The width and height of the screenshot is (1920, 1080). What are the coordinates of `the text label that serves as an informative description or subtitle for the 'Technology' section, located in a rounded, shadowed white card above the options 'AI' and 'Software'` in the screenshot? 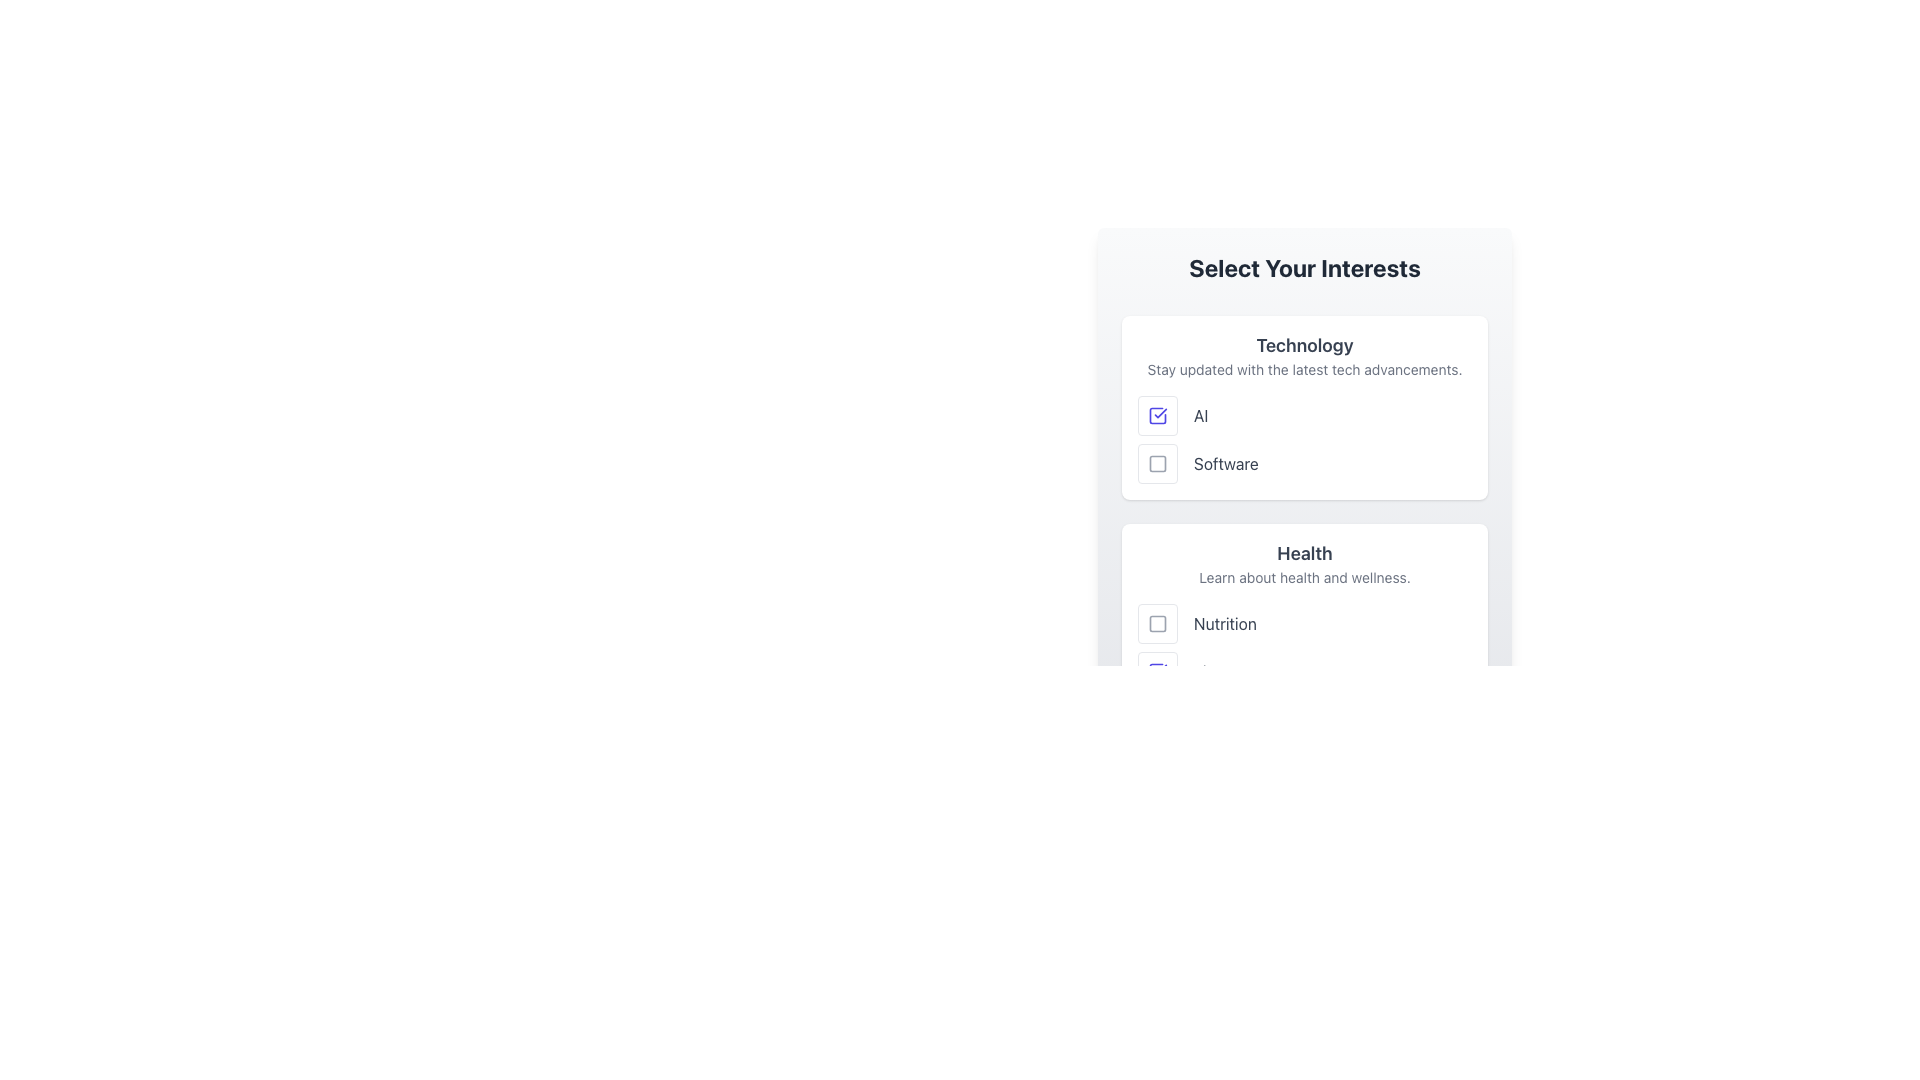 It's located at (1305, 370).